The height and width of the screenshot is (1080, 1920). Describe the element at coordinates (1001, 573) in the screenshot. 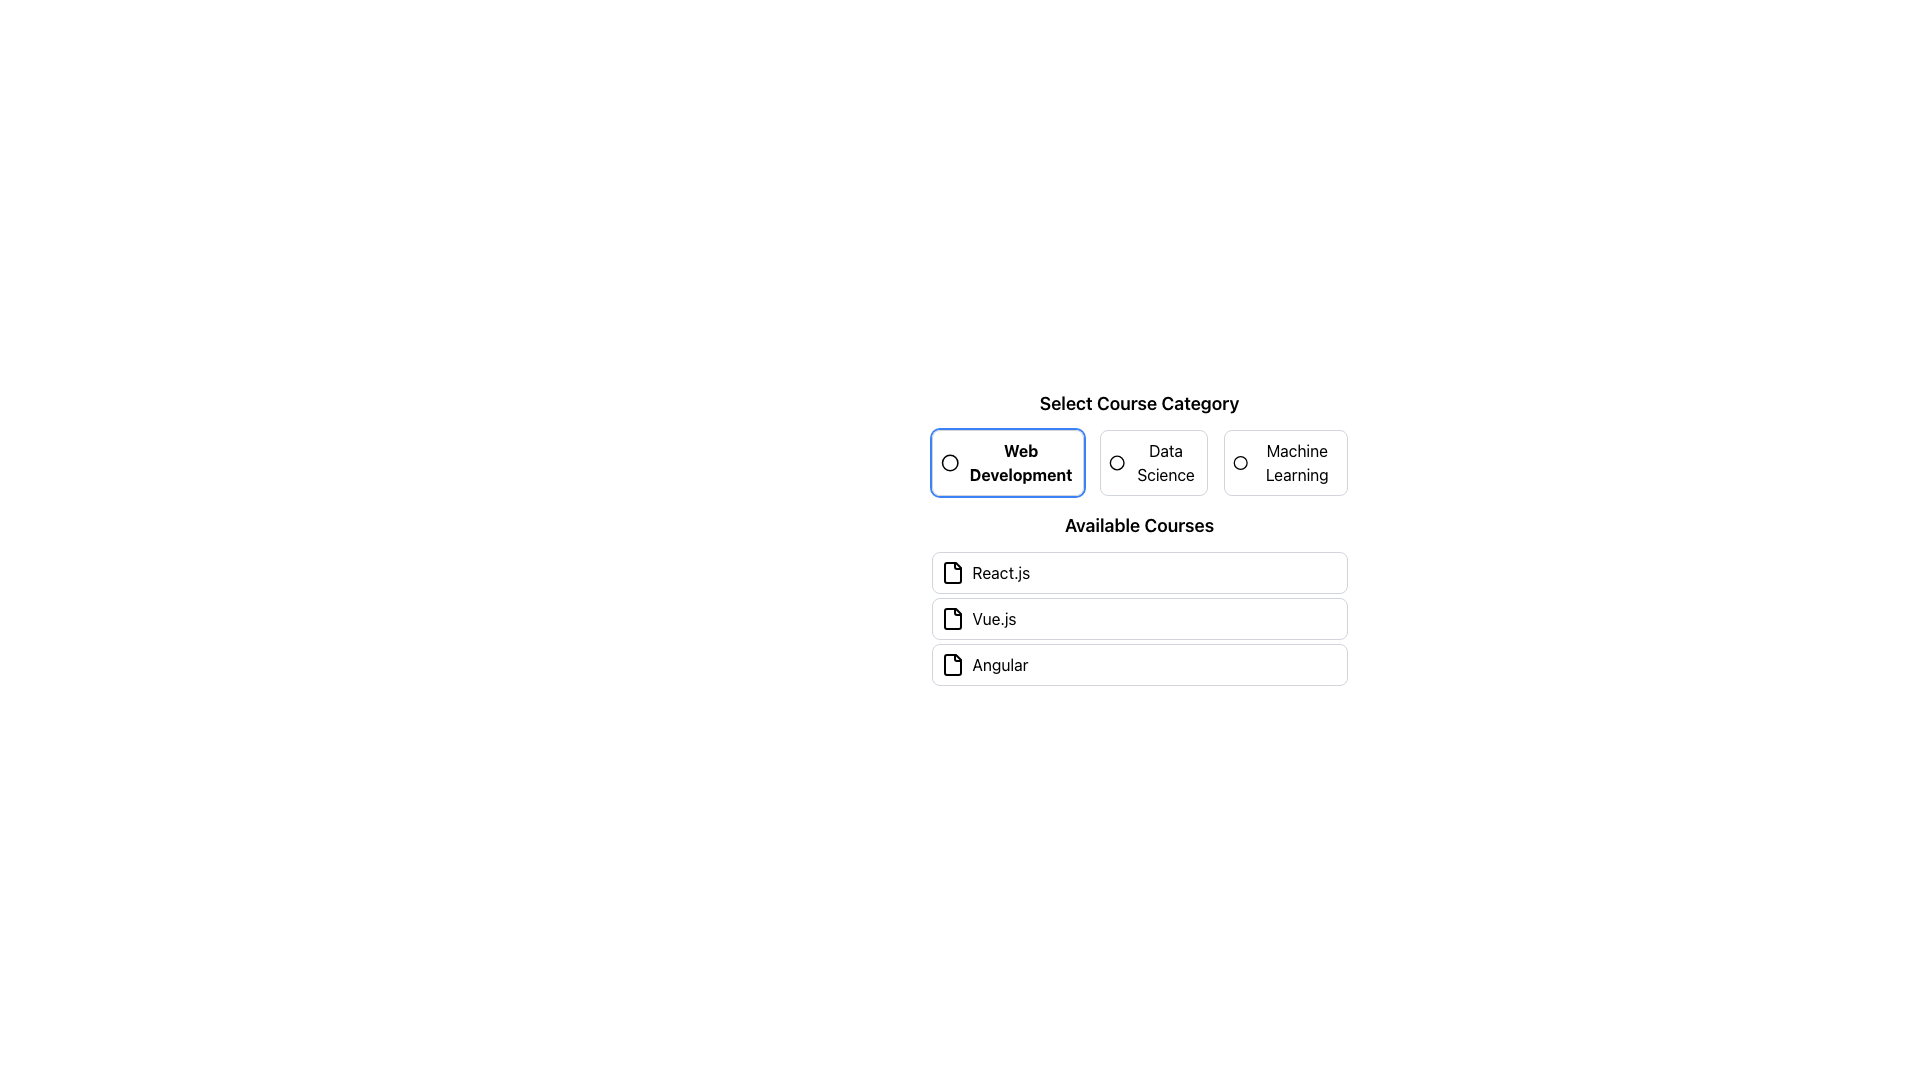

I see `the 'React.js' text label in the 'Available Courses' section` at that location.